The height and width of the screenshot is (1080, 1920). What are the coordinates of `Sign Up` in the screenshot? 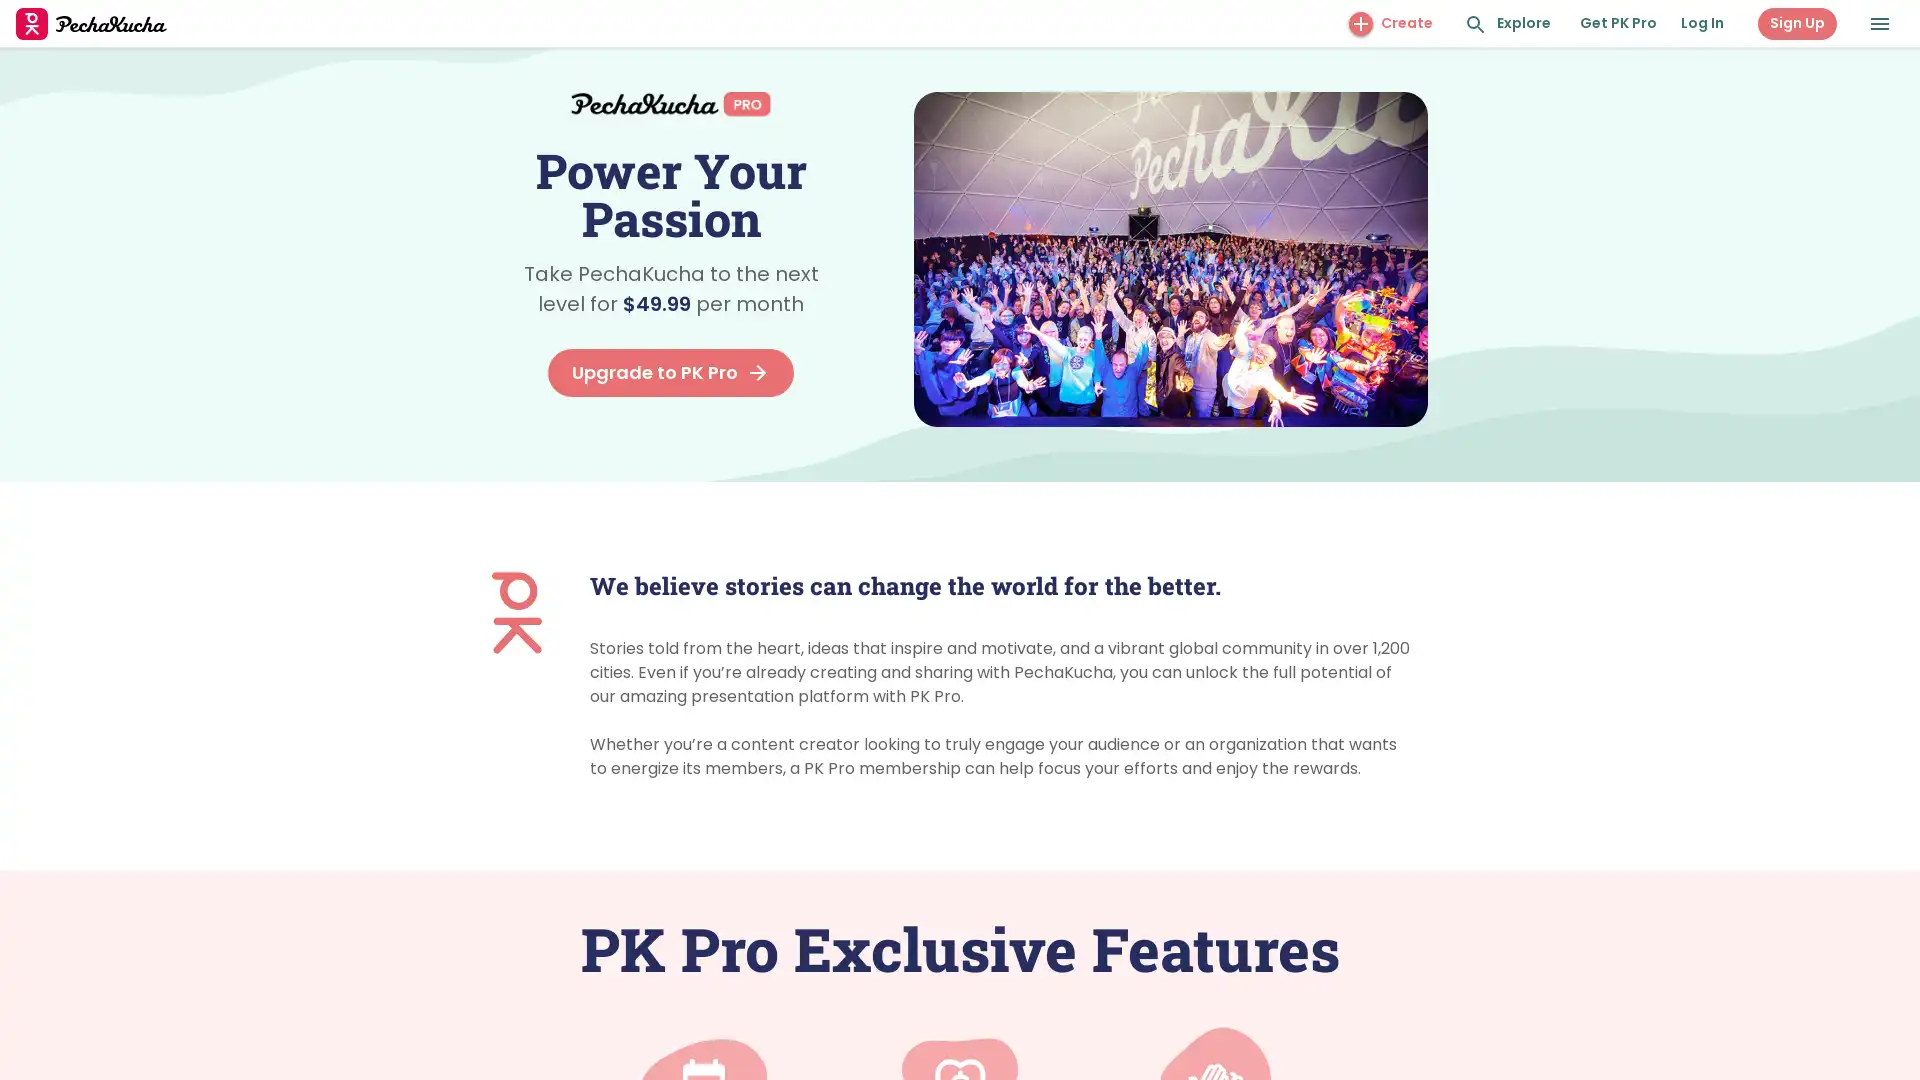 It's located at (1797, 23).